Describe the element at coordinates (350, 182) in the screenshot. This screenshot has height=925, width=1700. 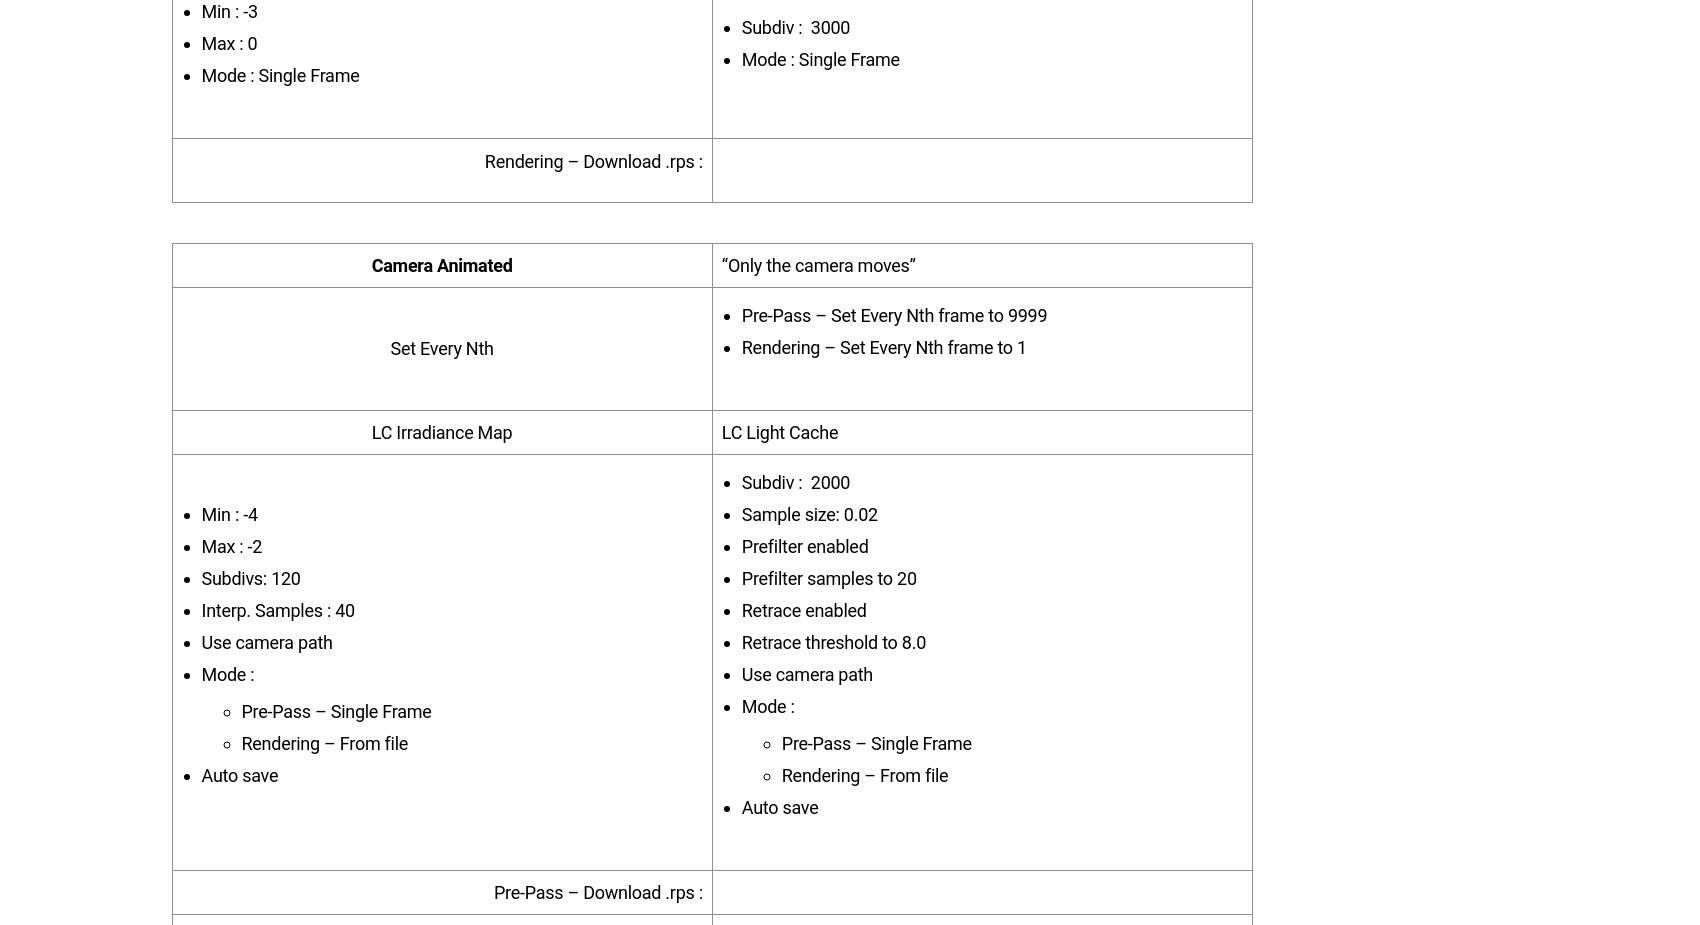
I see `'Element_Shadows'` at that location.